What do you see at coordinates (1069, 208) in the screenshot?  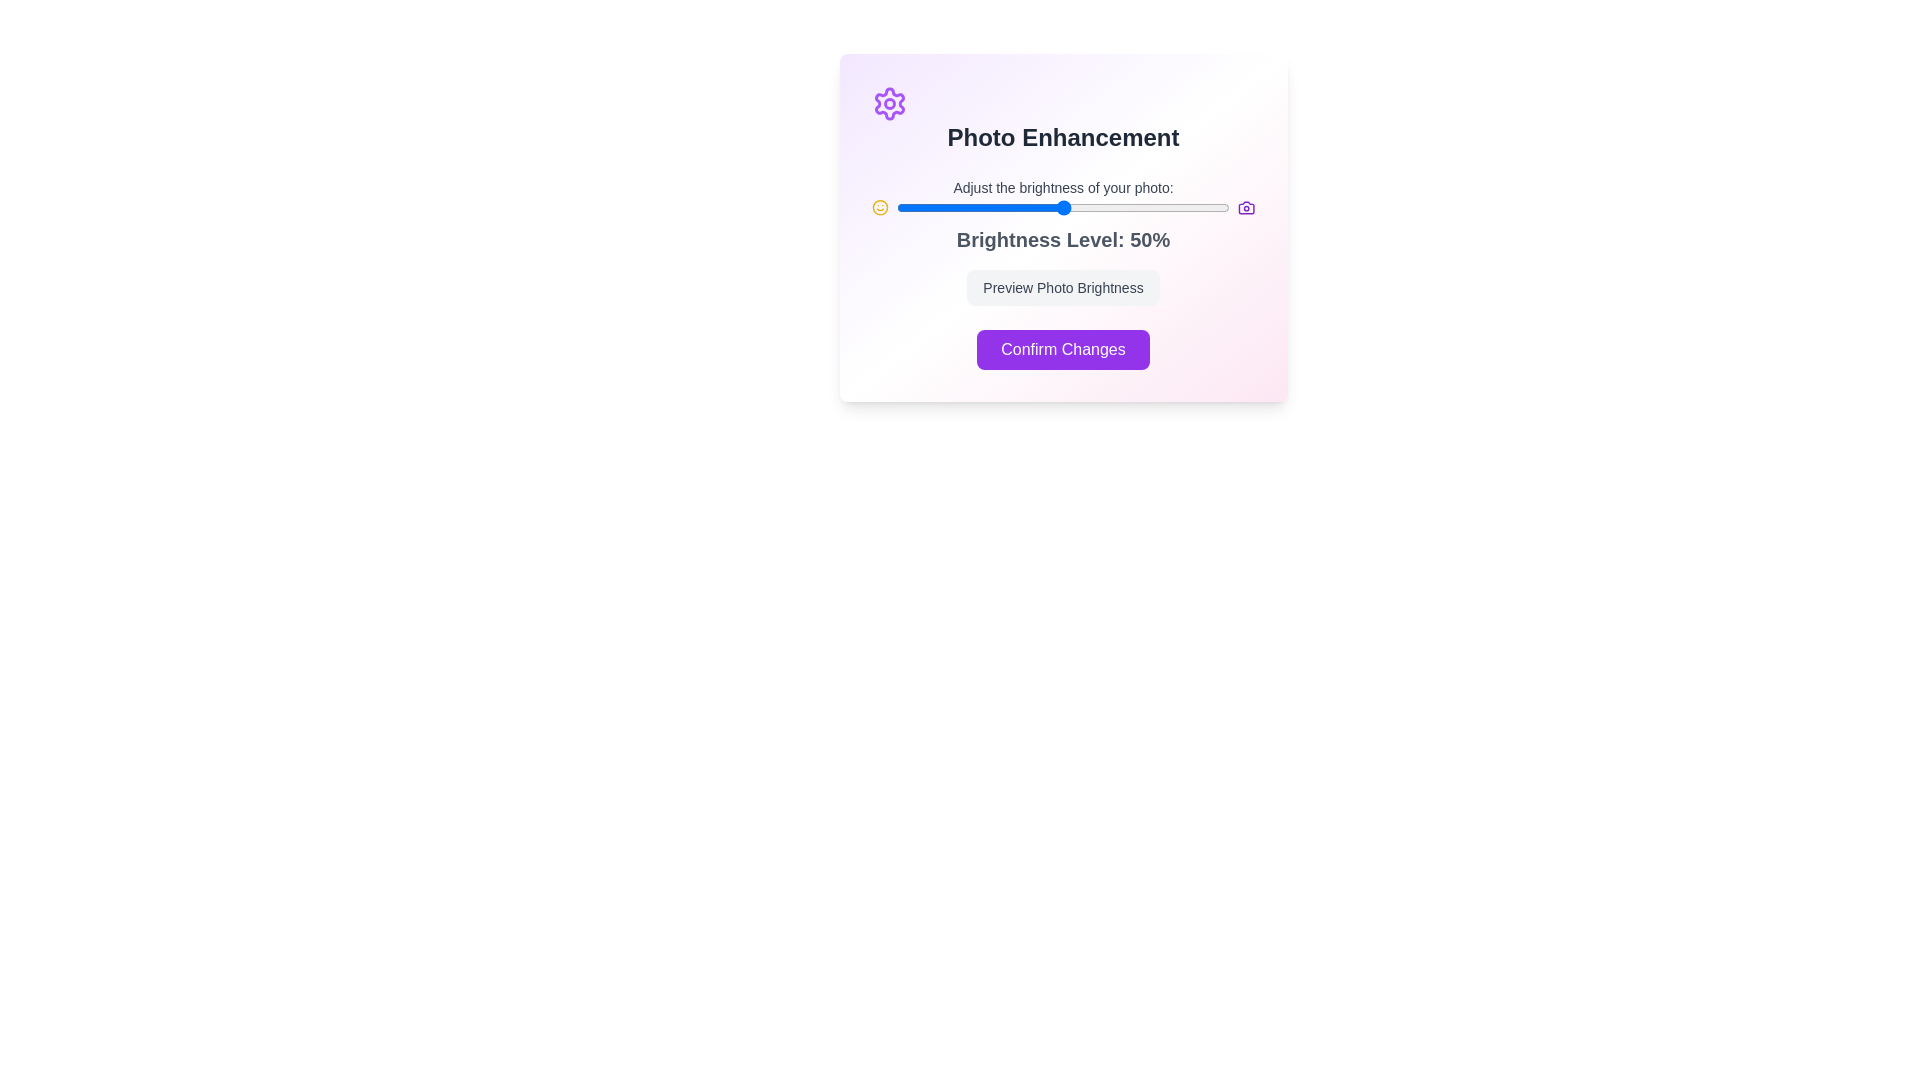 I see `the brightness level to 52% by adjusting the slider` at bounding box center [1069, 208].